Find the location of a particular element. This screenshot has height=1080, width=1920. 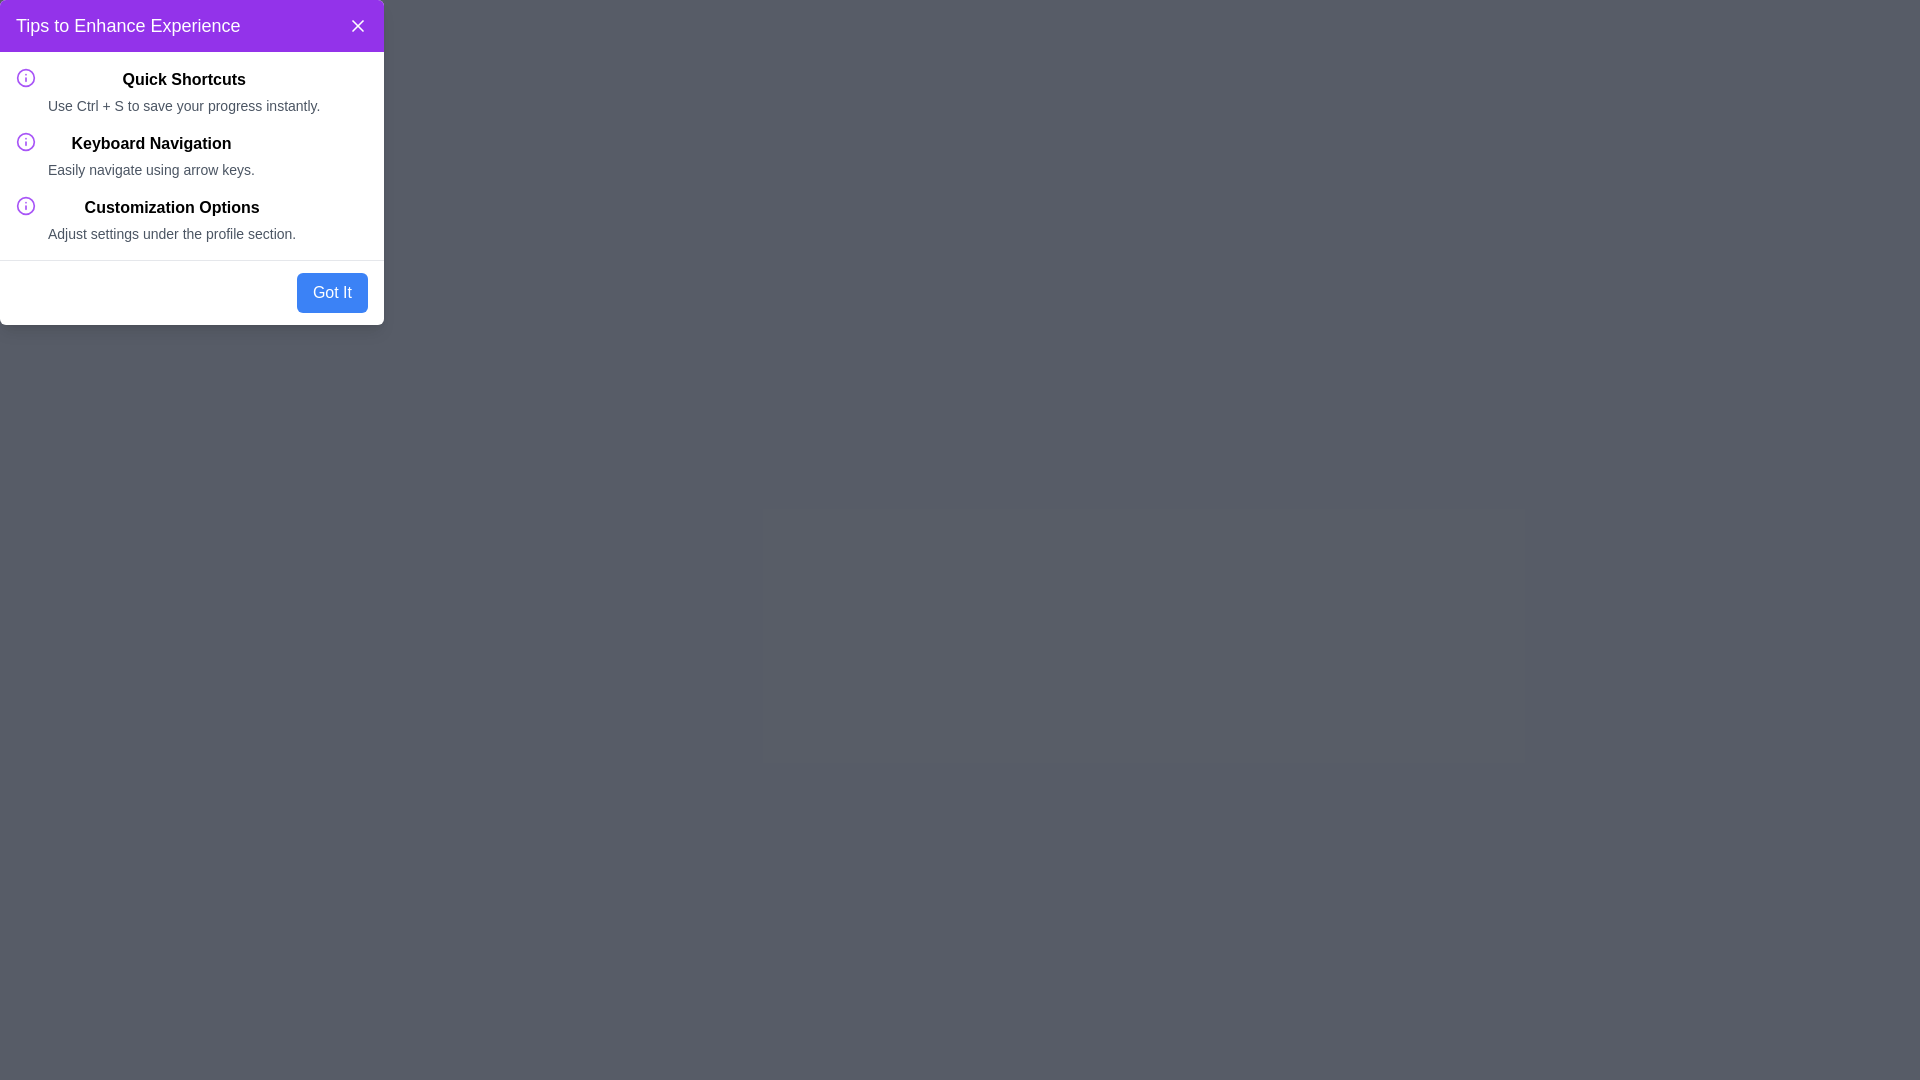

the close button located in the top-right corner of the purple header block titled 'Tips to Enhance Experience' is located at coordinates (358, 26).